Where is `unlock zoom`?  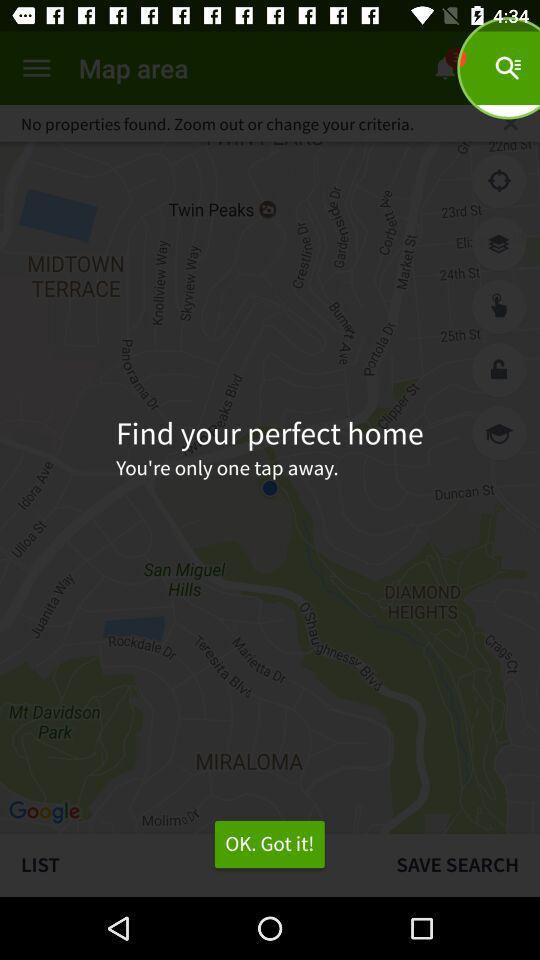 unlock zoom is located at coordinates (498, 369).